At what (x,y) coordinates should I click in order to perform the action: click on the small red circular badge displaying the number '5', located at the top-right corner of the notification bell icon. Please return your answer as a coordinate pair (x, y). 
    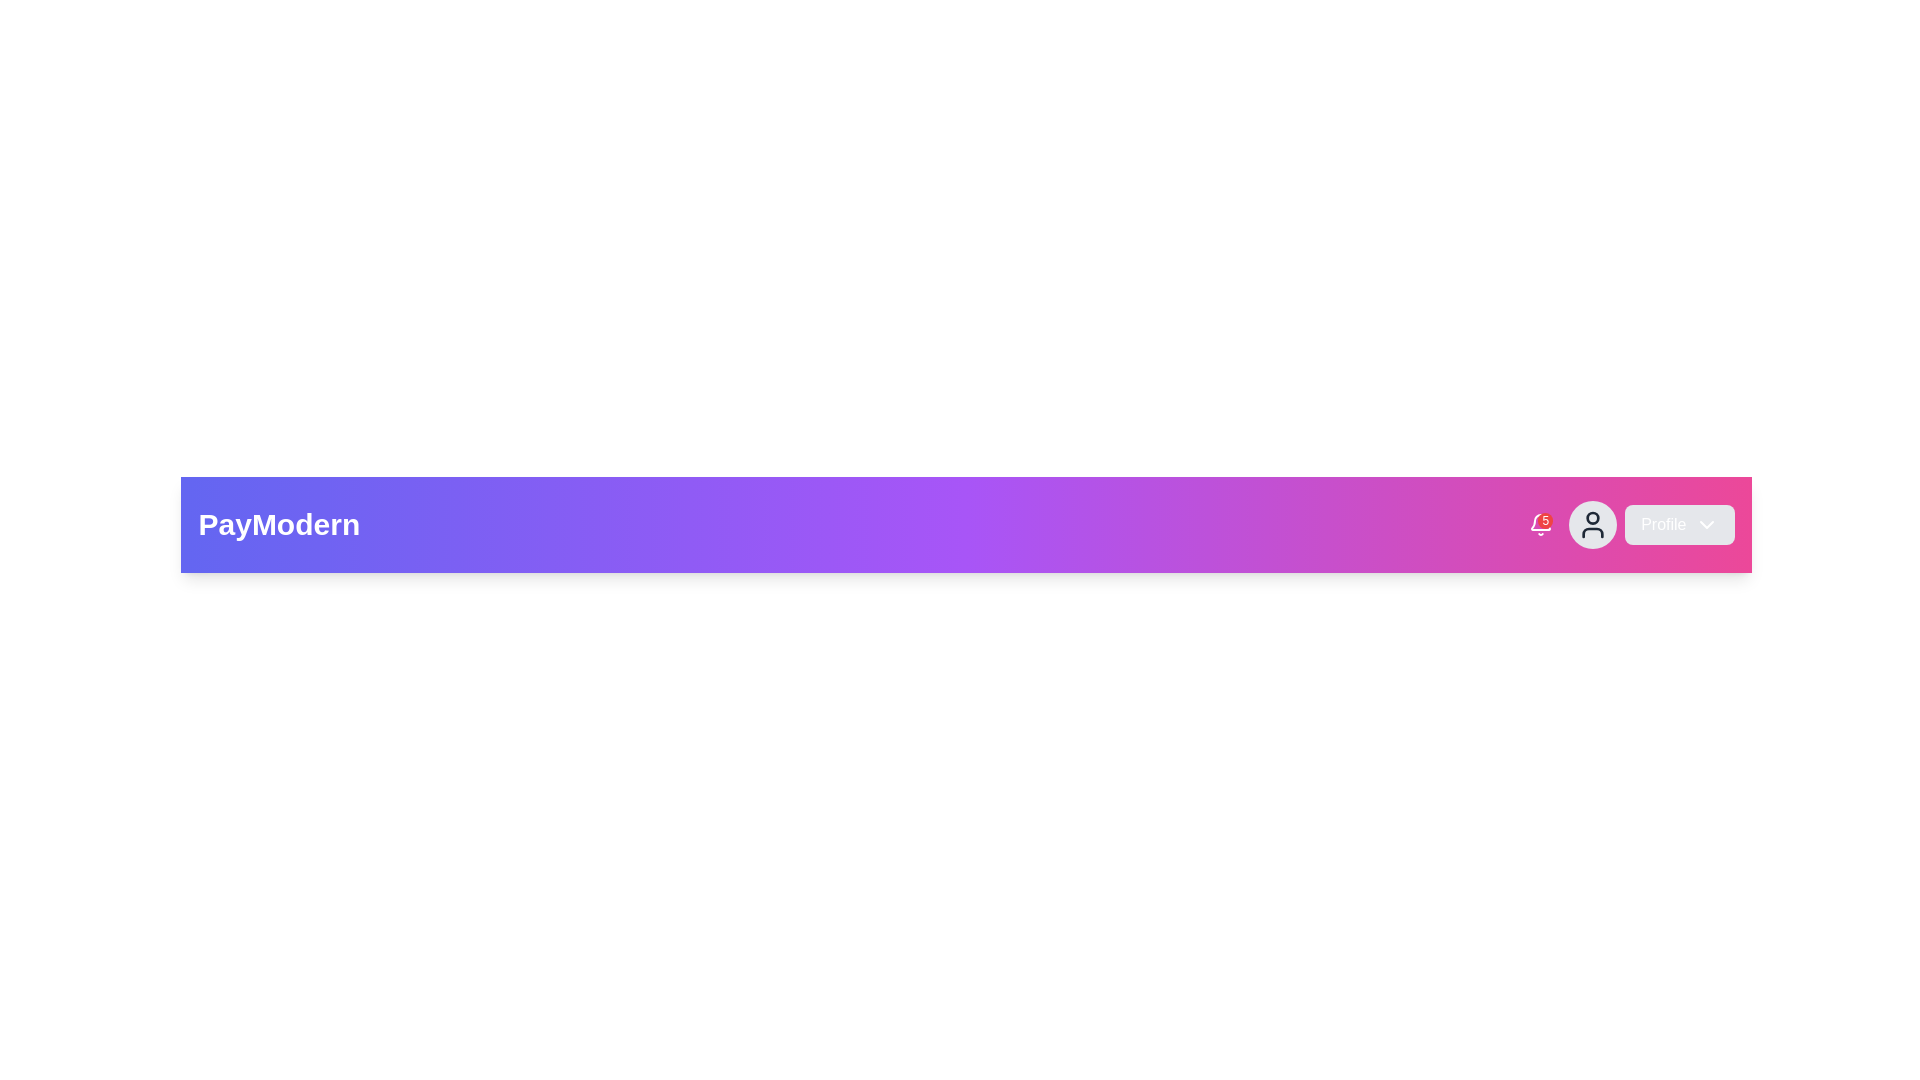
    Looking at the image, I should click on (1544, 519).